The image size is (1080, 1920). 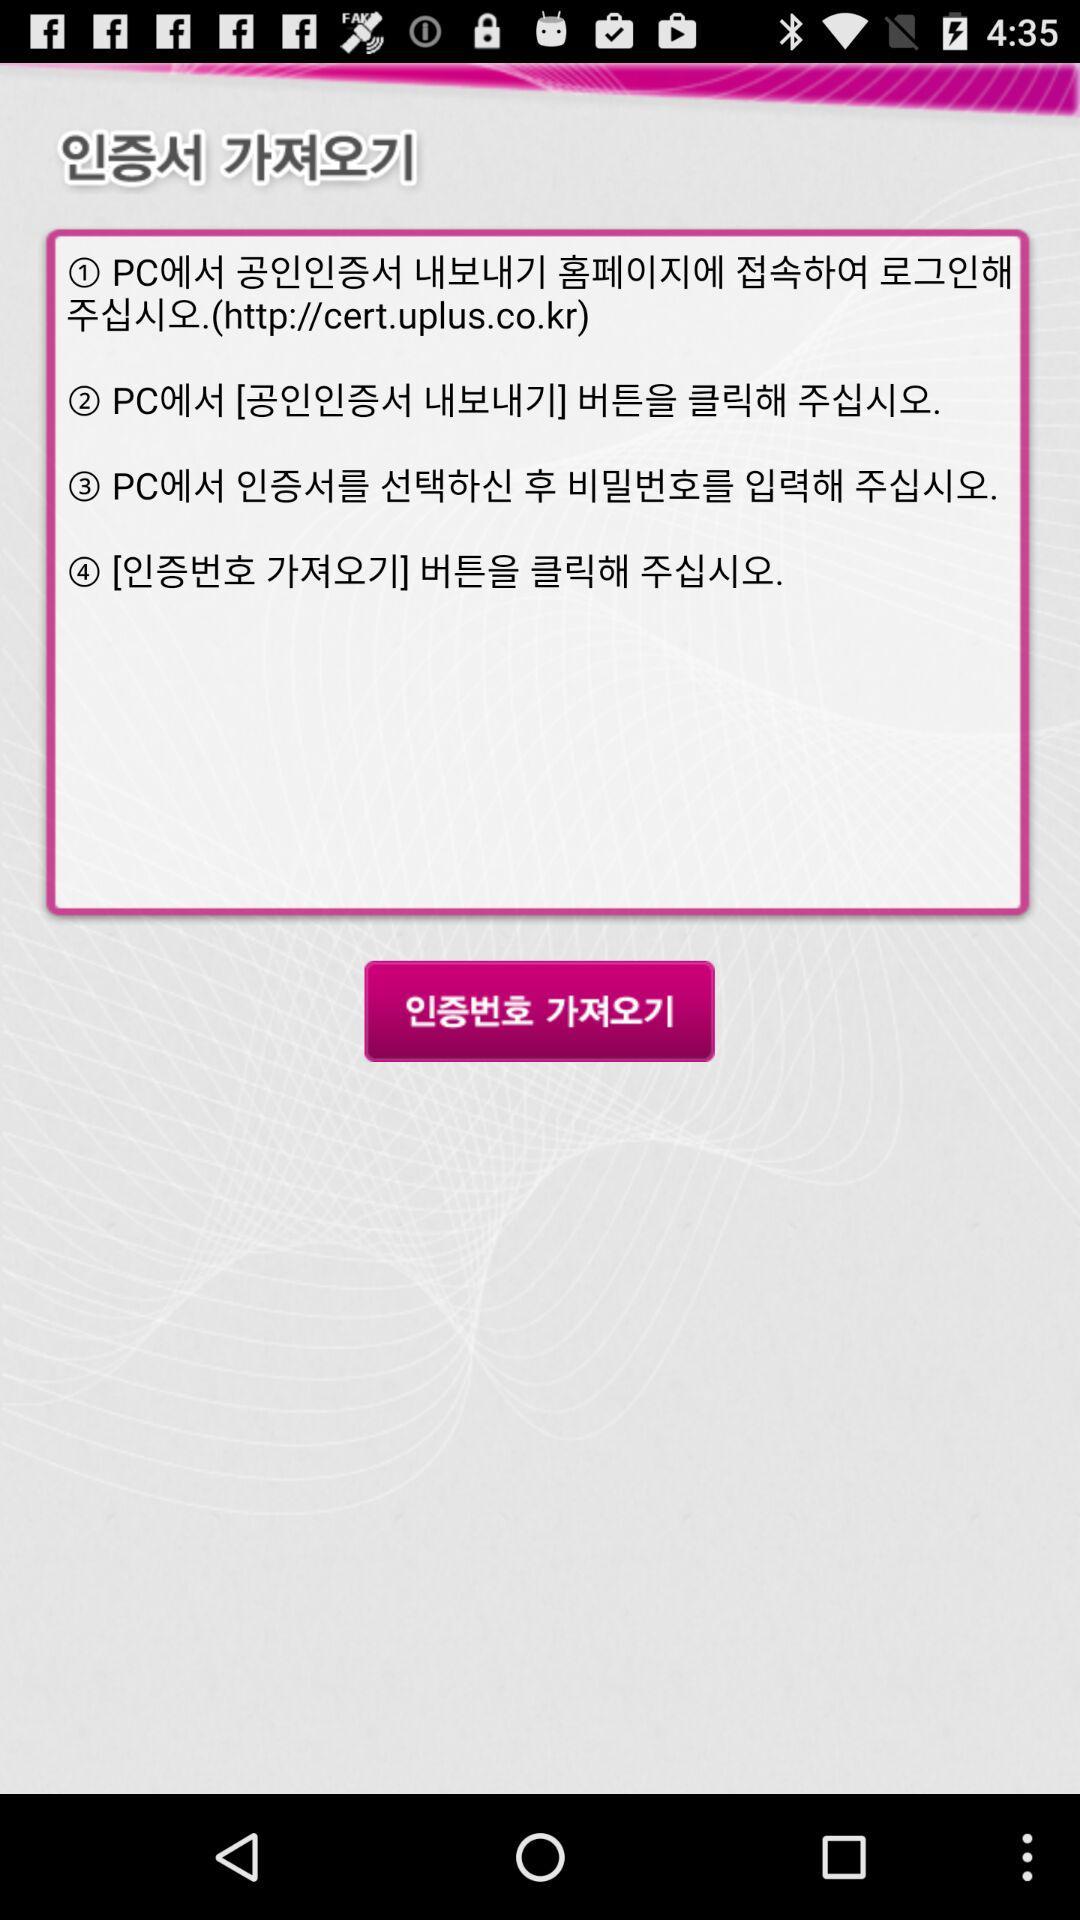 I want to click on item at the center, so click(x=538, y=1011).